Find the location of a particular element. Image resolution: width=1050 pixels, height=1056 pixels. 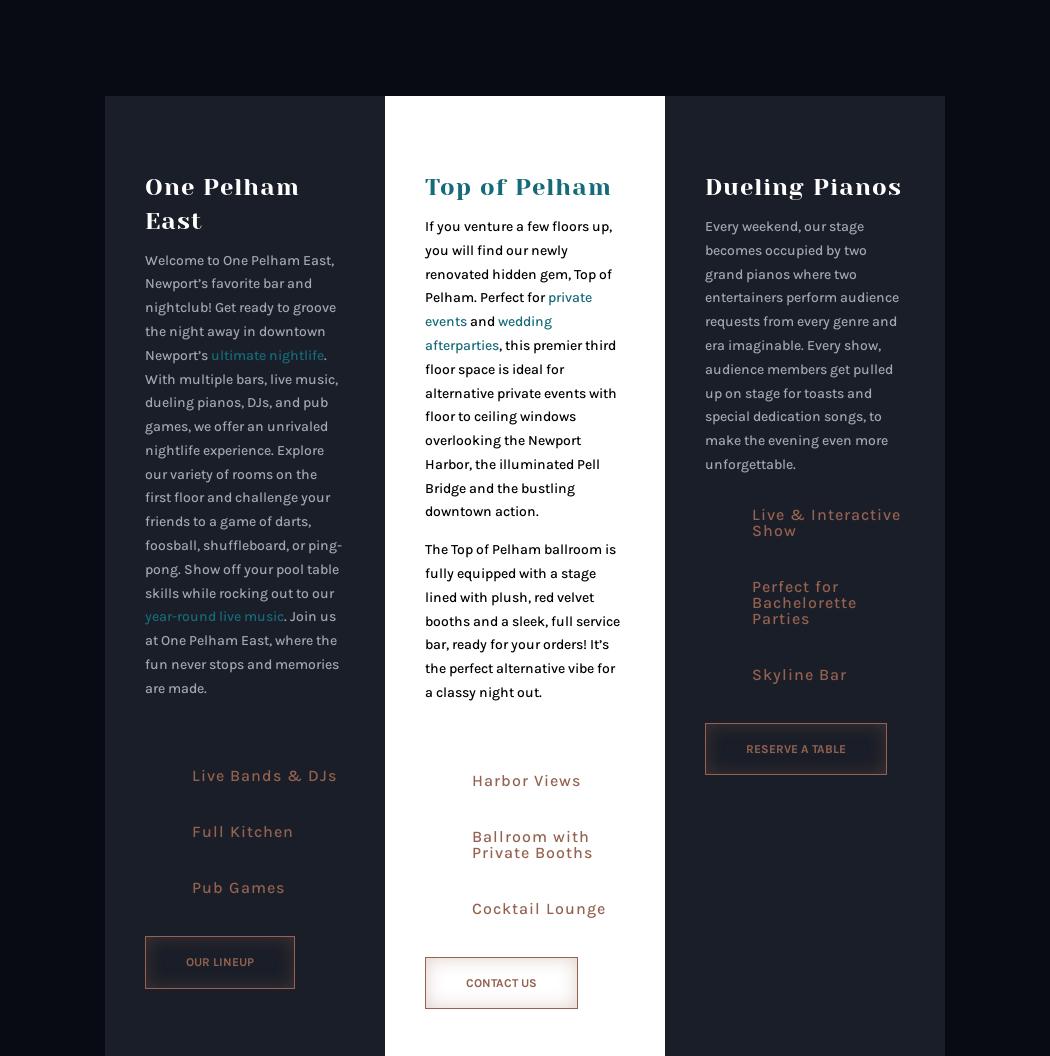

'private events' is located at coordinates (506, 309).